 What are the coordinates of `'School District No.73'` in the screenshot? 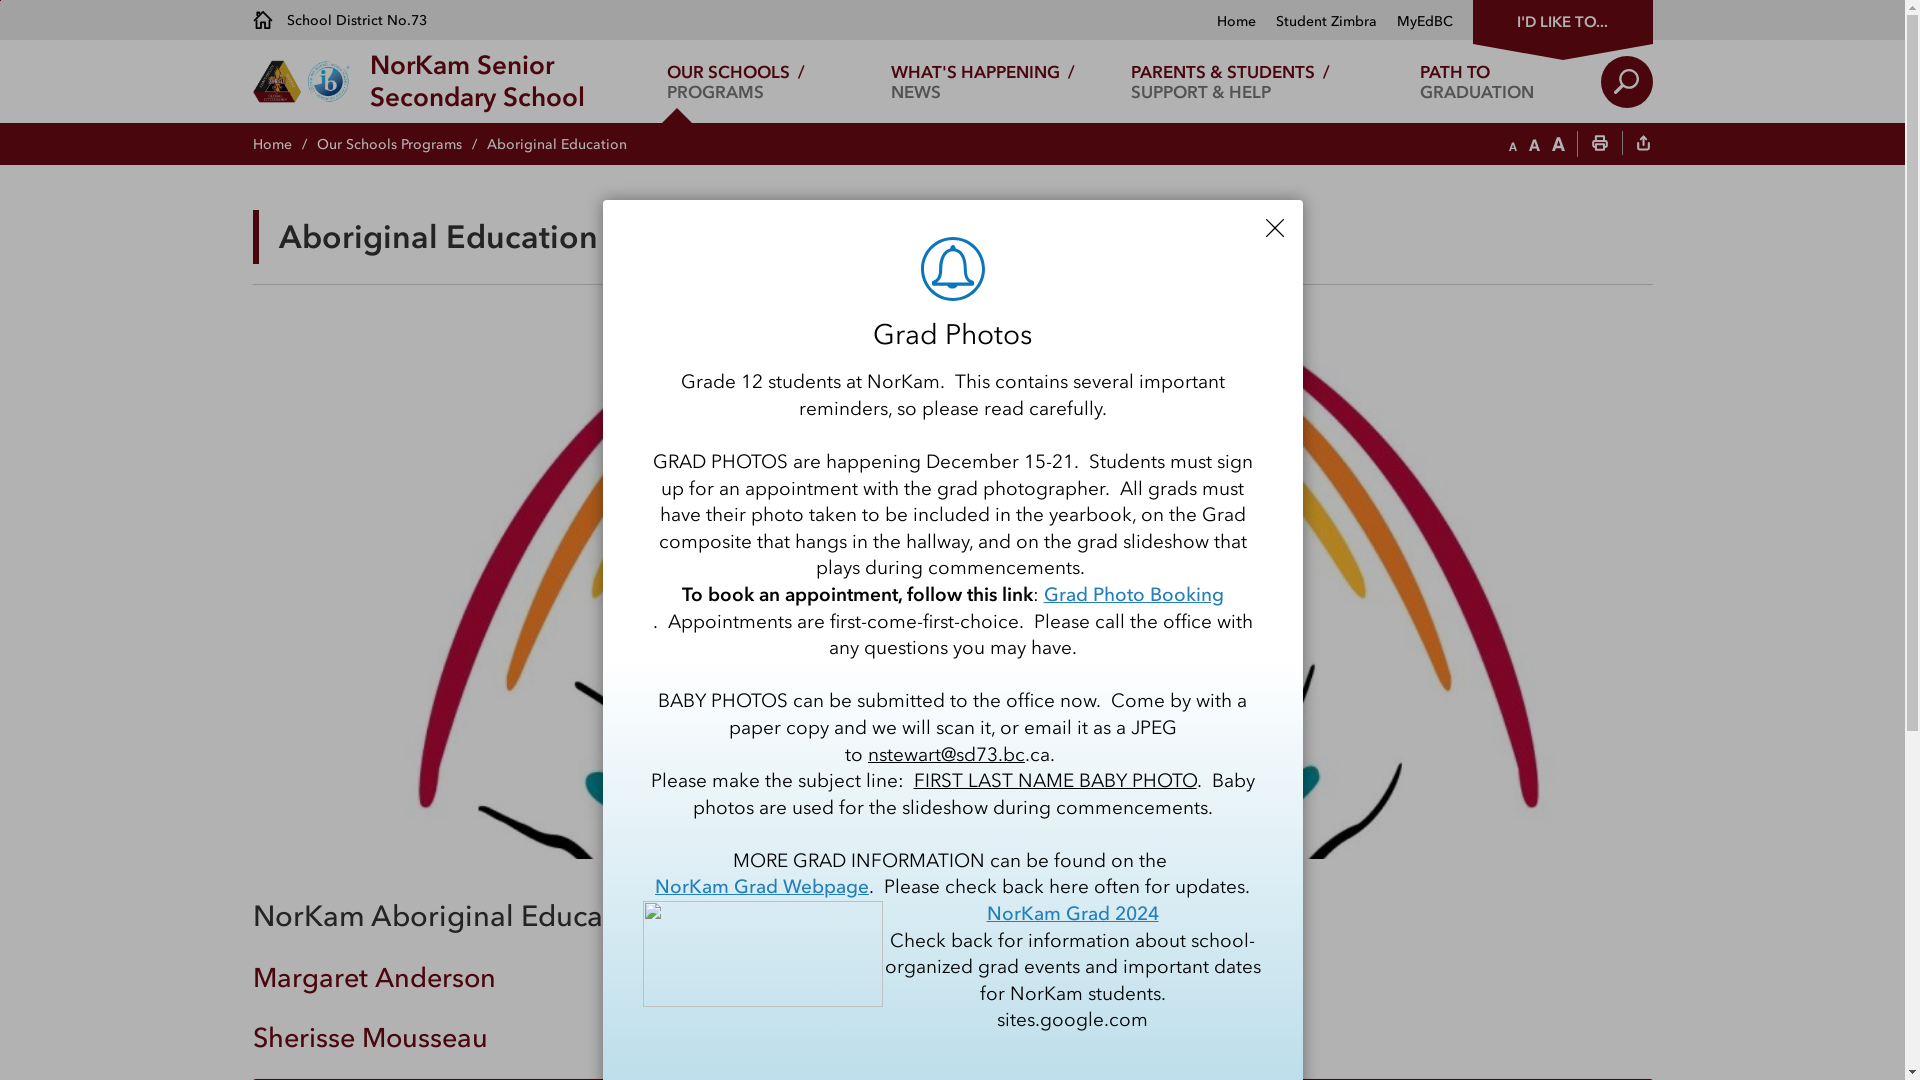 It's located at (339, 19).